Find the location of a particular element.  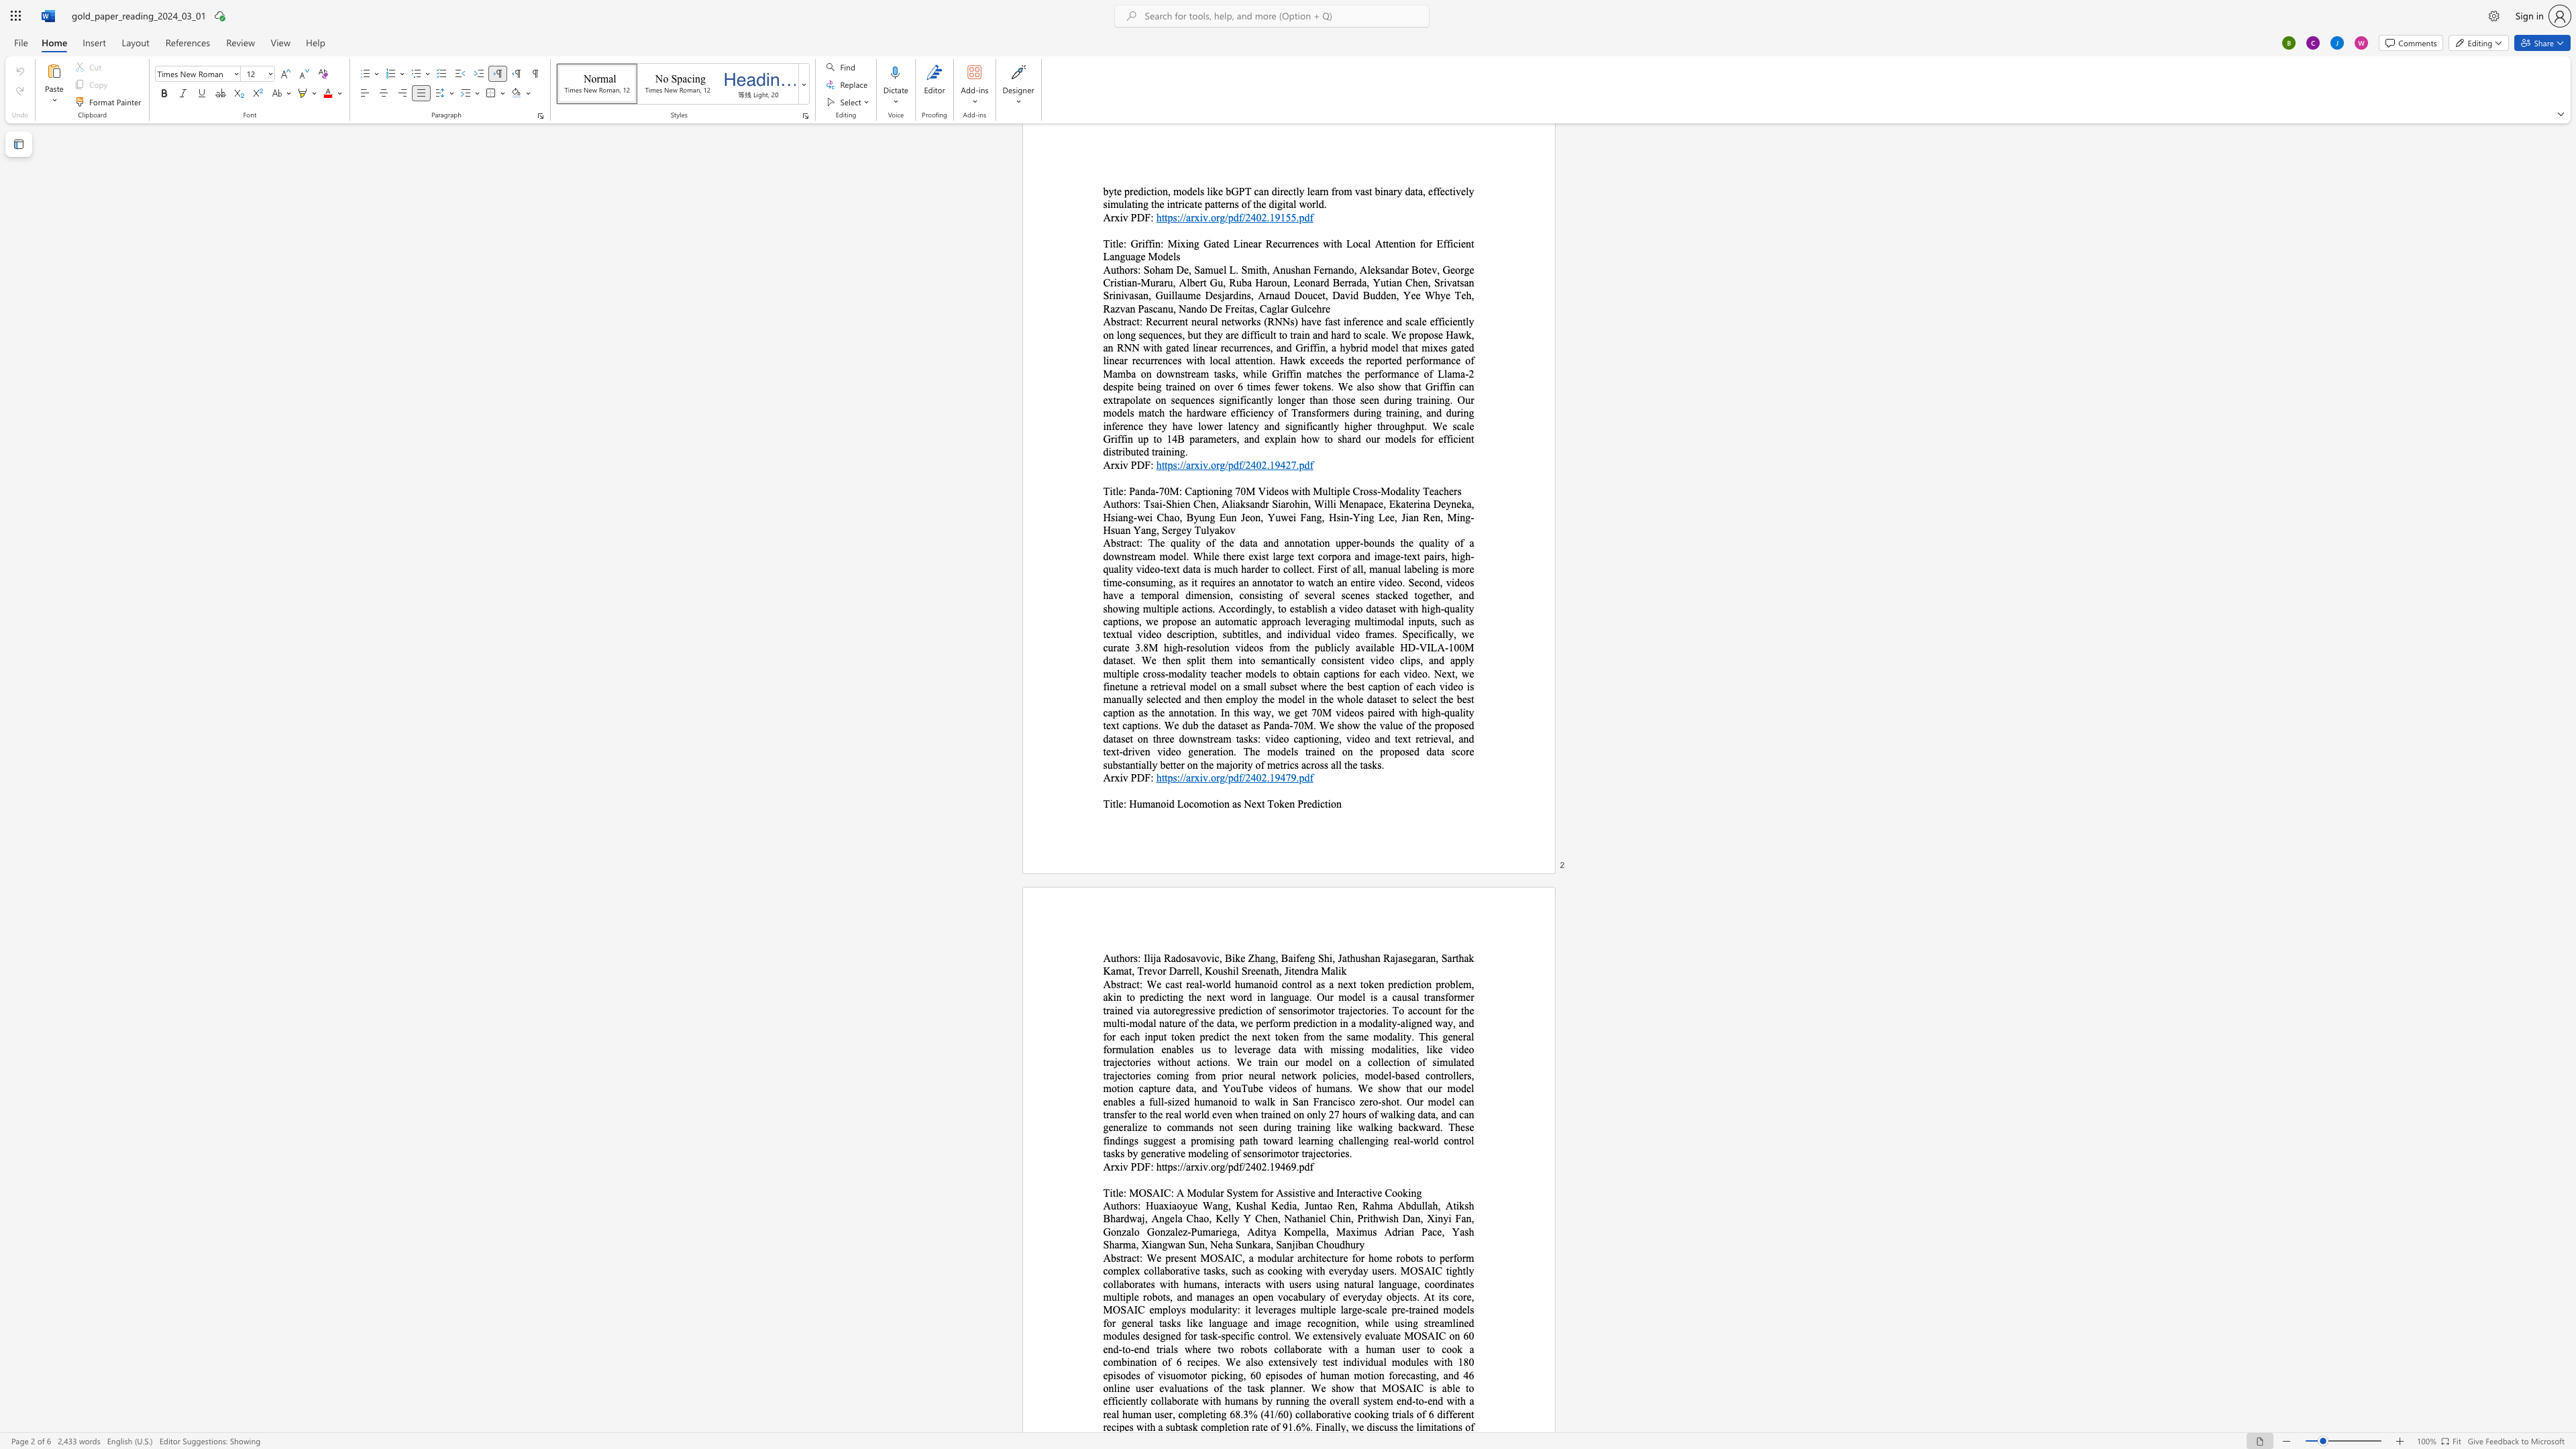

the 3th character "i" in the text is located at coordinates (1318, 804).